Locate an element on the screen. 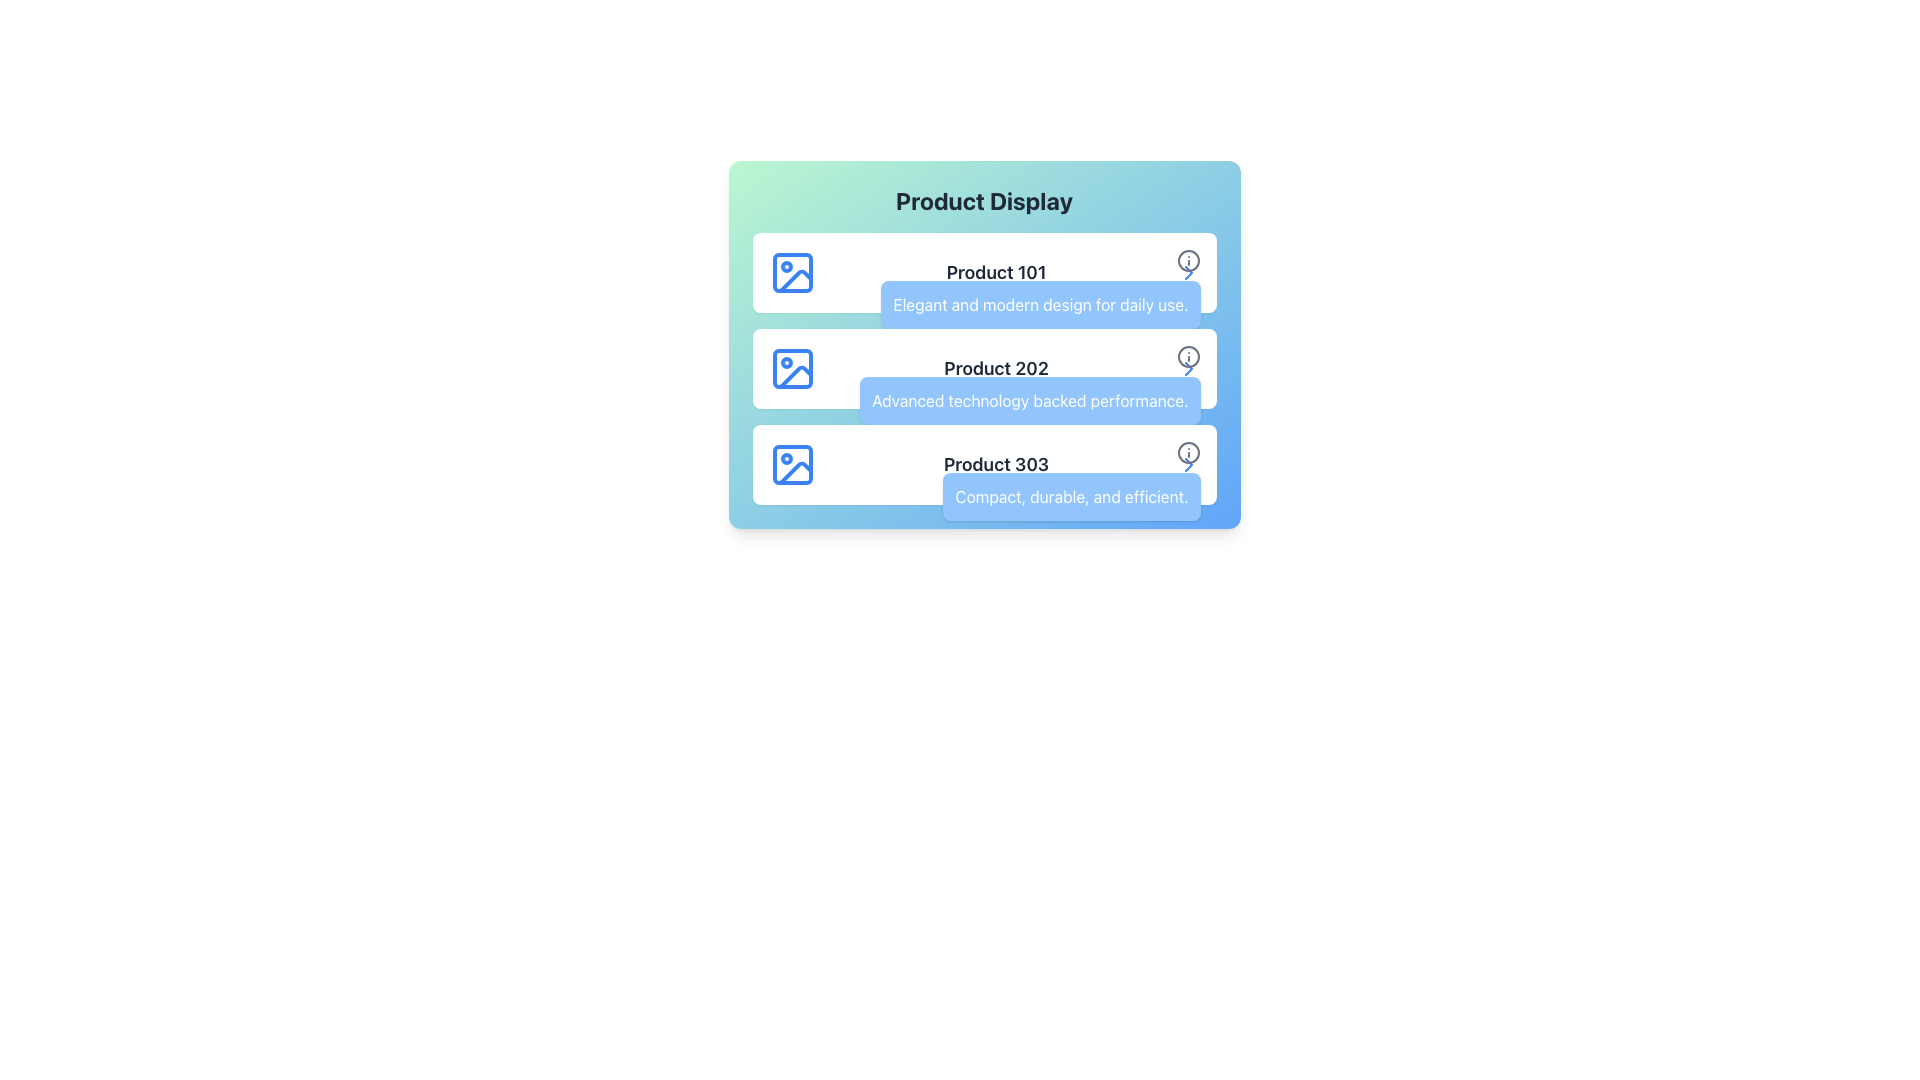  the chevron icon in the second row under 'Product Display' is located at coordinates (1188, 369).